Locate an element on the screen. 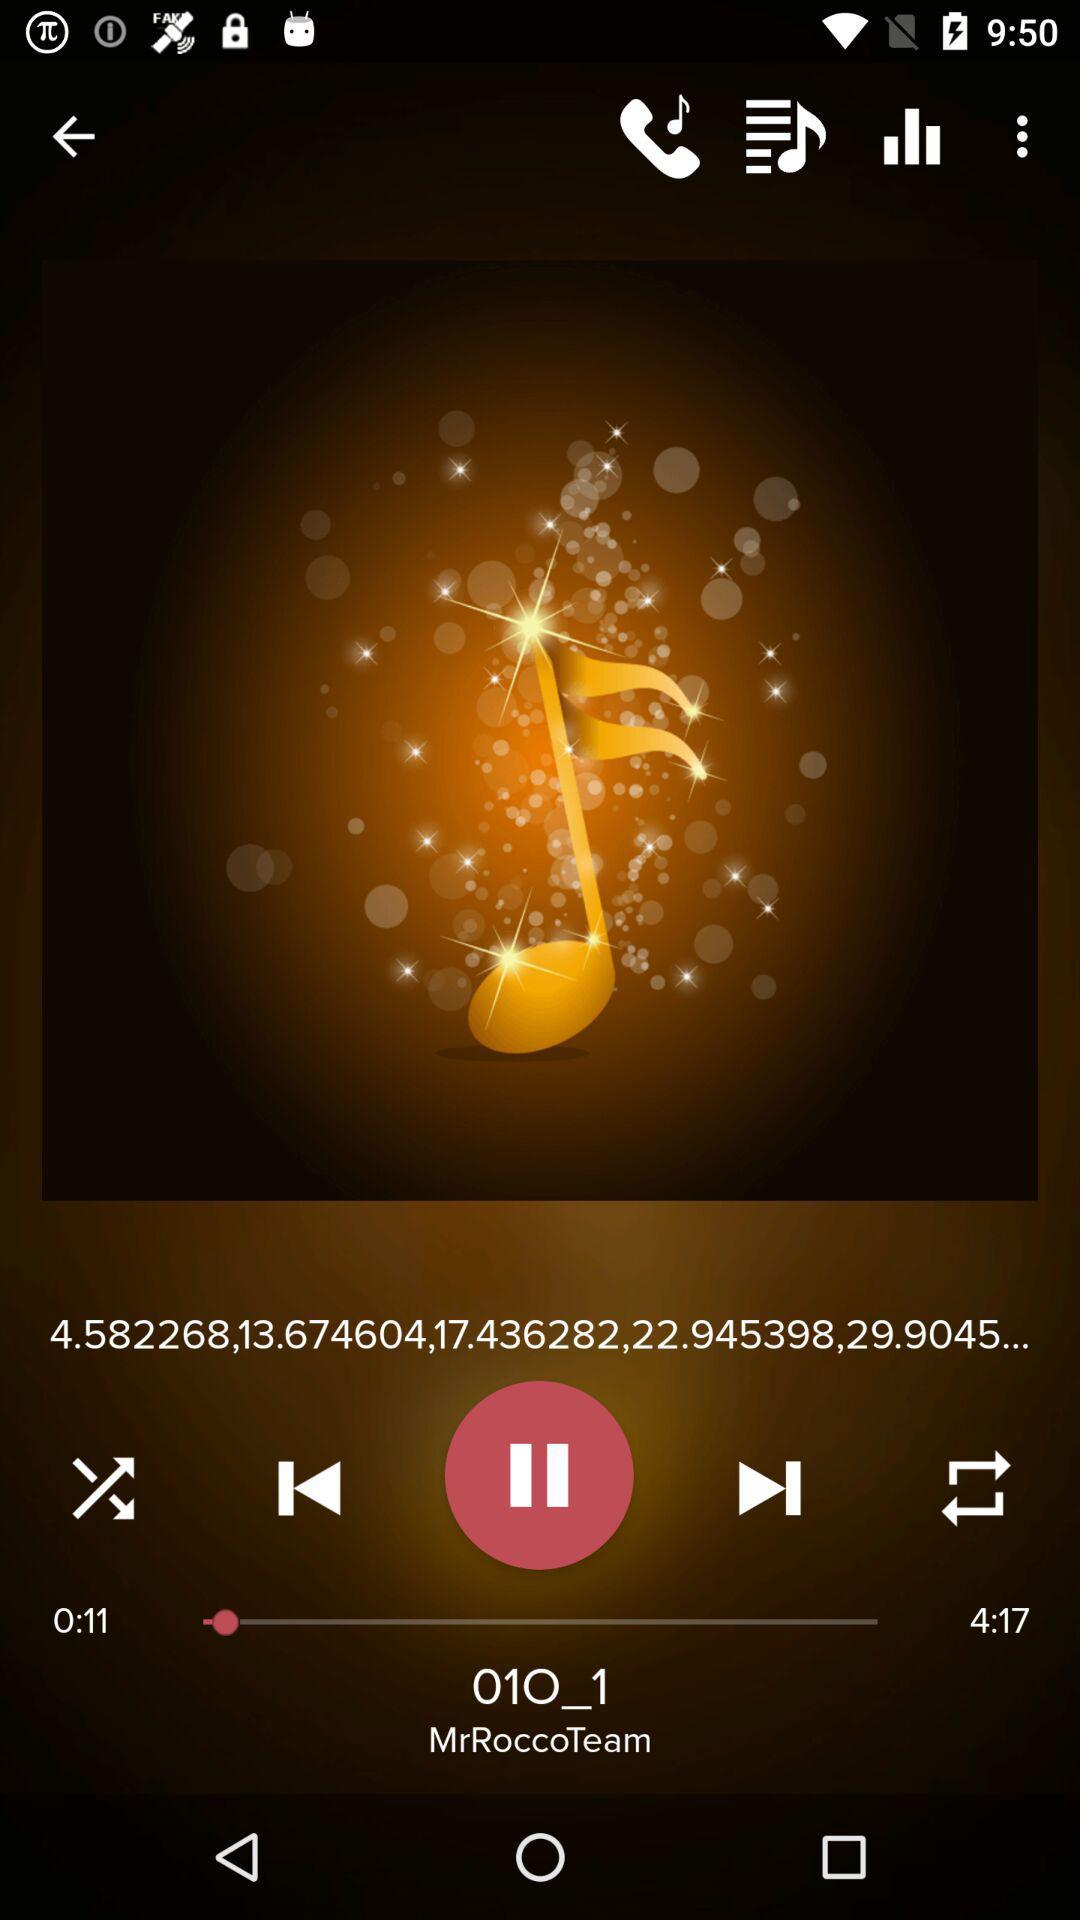 The height and width of the screenshot is (1920, 1080). previous song is located at coordinates (309, 1488).